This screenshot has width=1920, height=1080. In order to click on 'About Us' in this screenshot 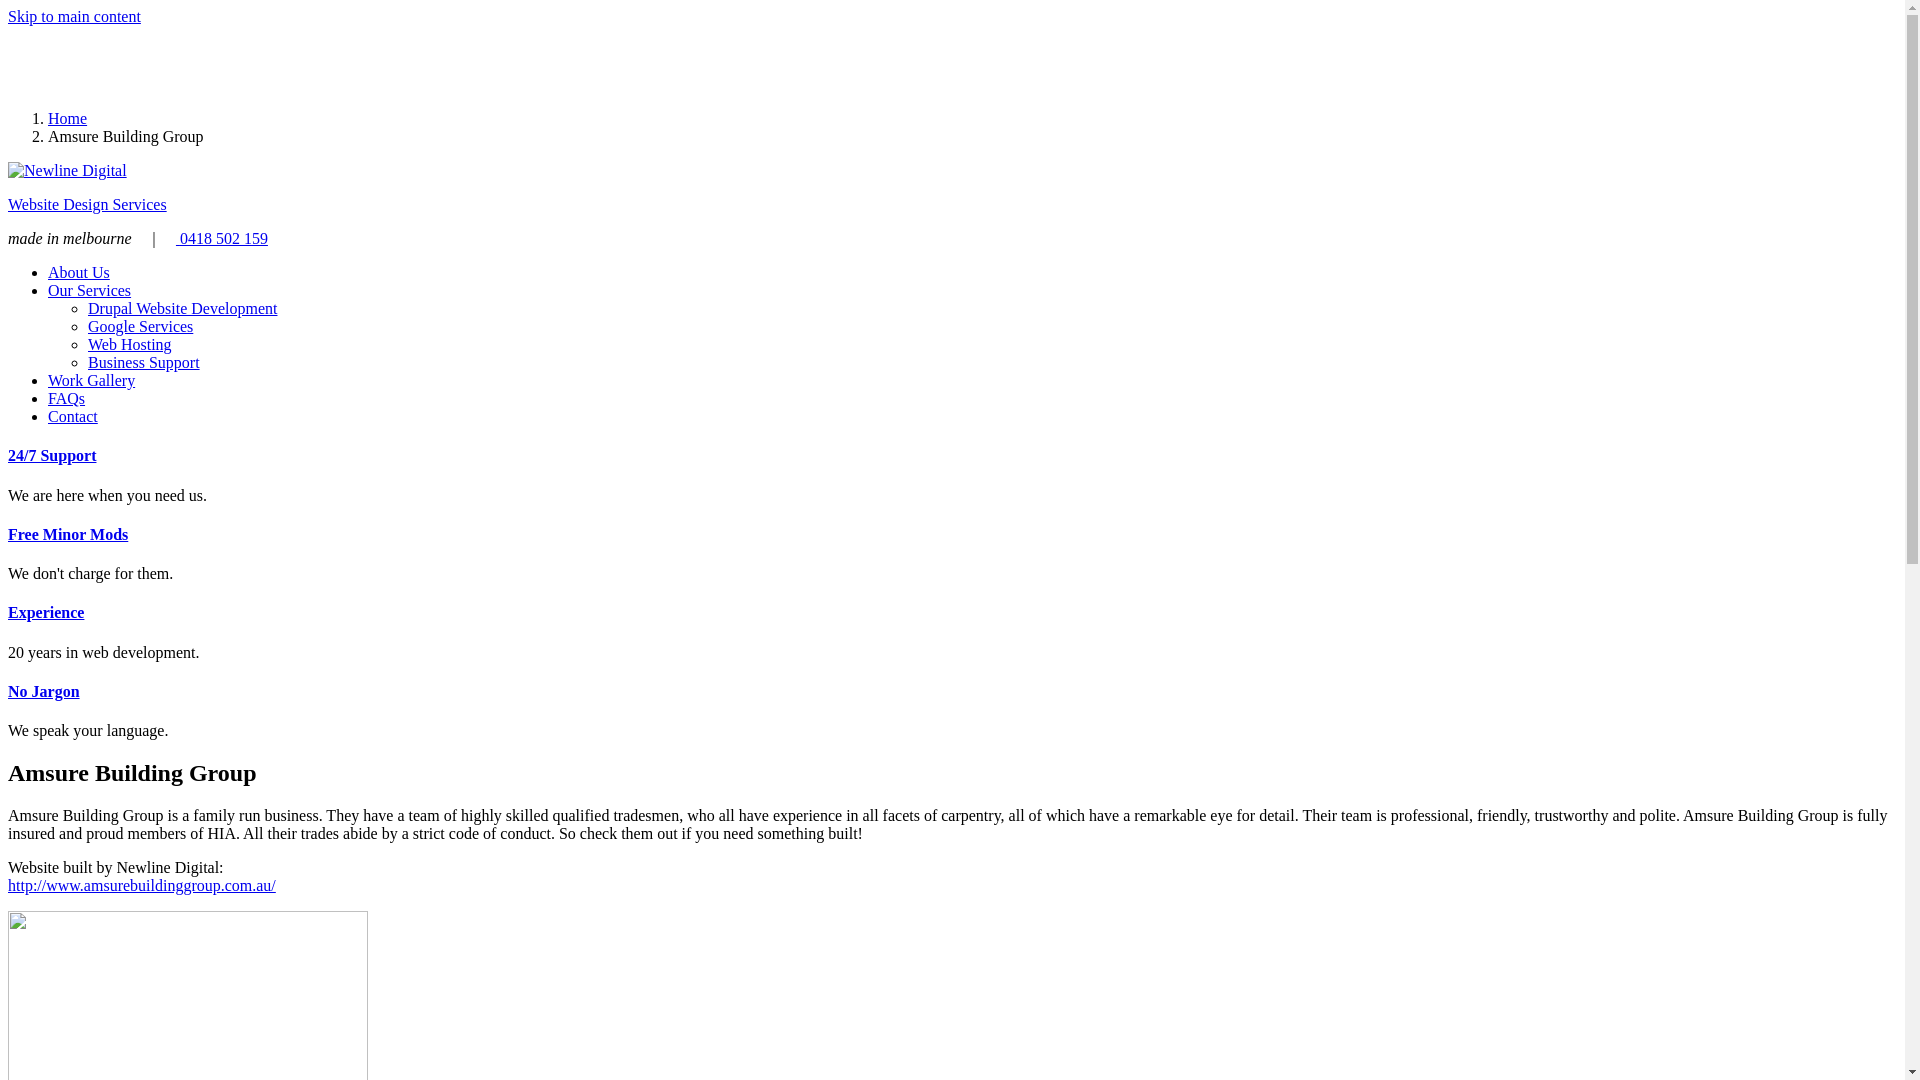, I will do `click(78, 272)`.